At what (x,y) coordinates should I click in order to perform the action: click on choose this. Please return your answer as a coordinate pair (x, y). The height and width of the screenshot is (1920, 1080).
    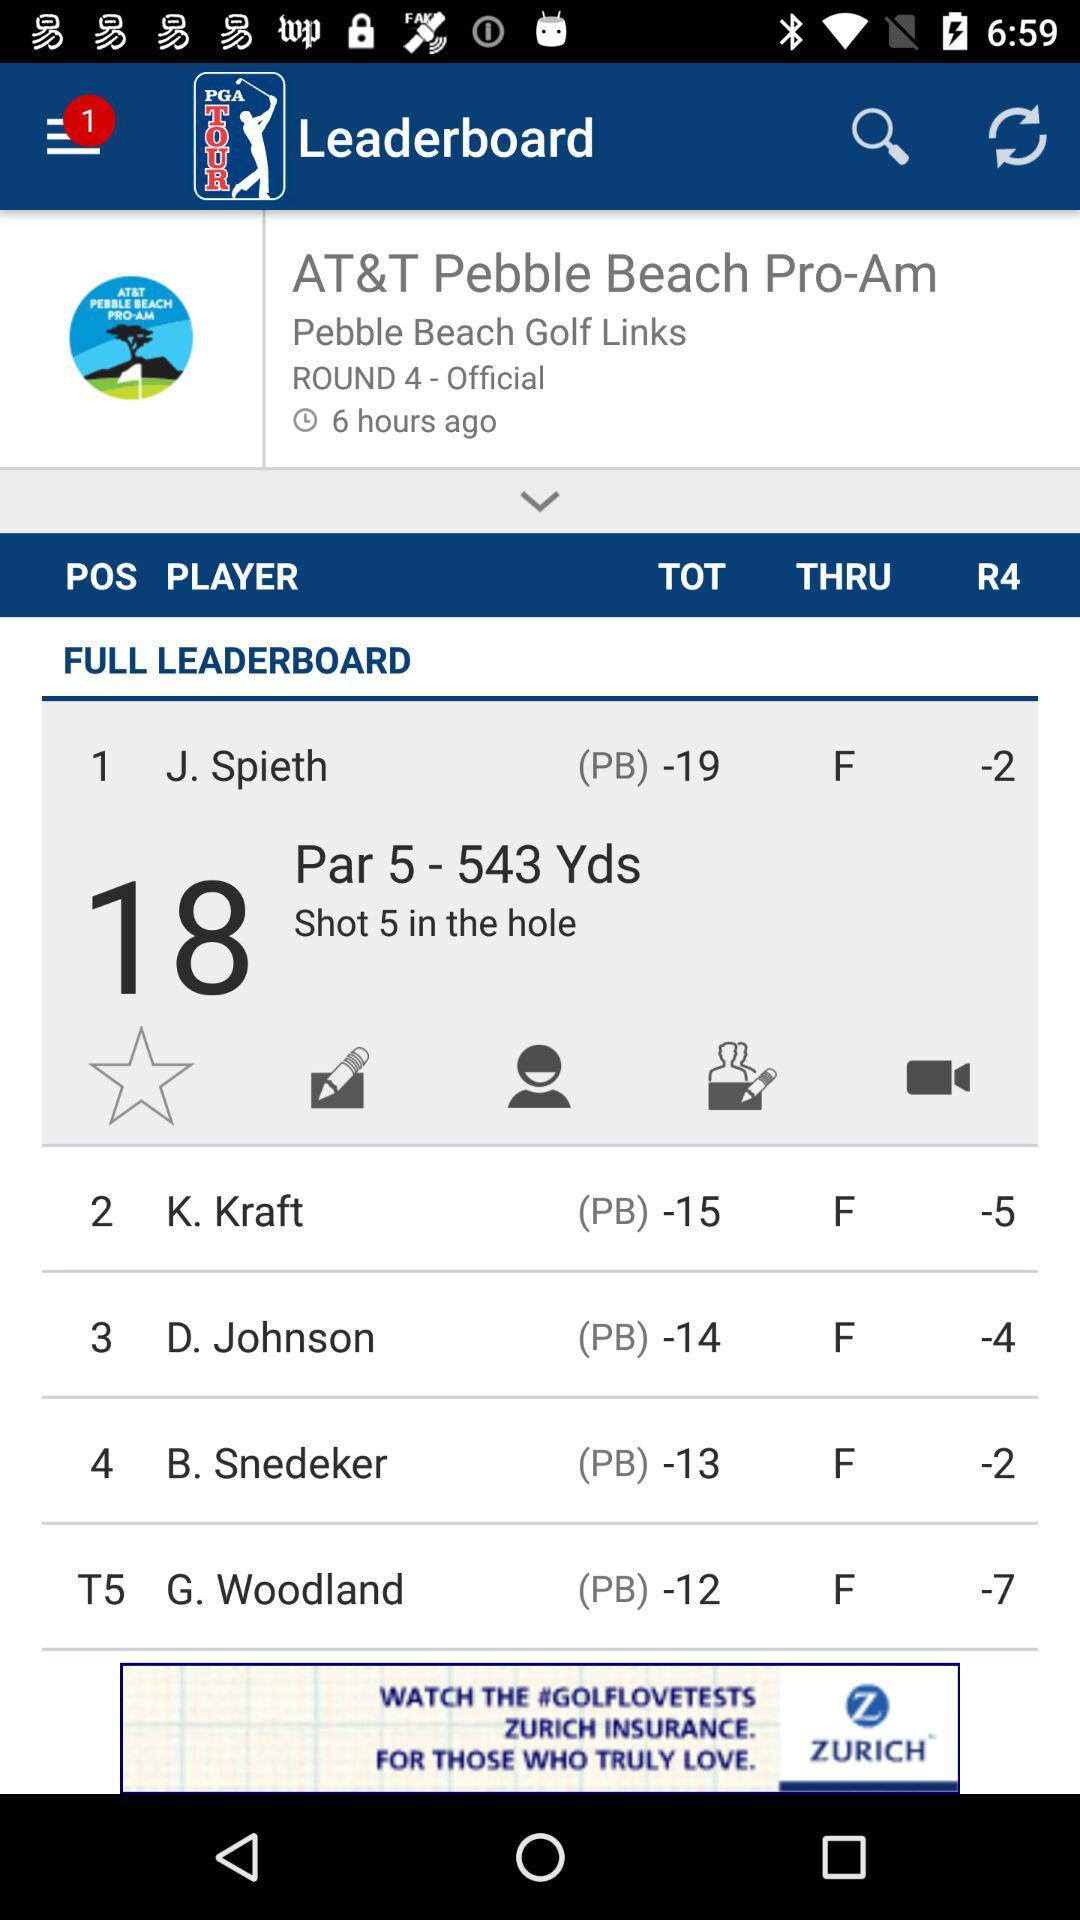
    Looking at the image, I should click on (540, 501).